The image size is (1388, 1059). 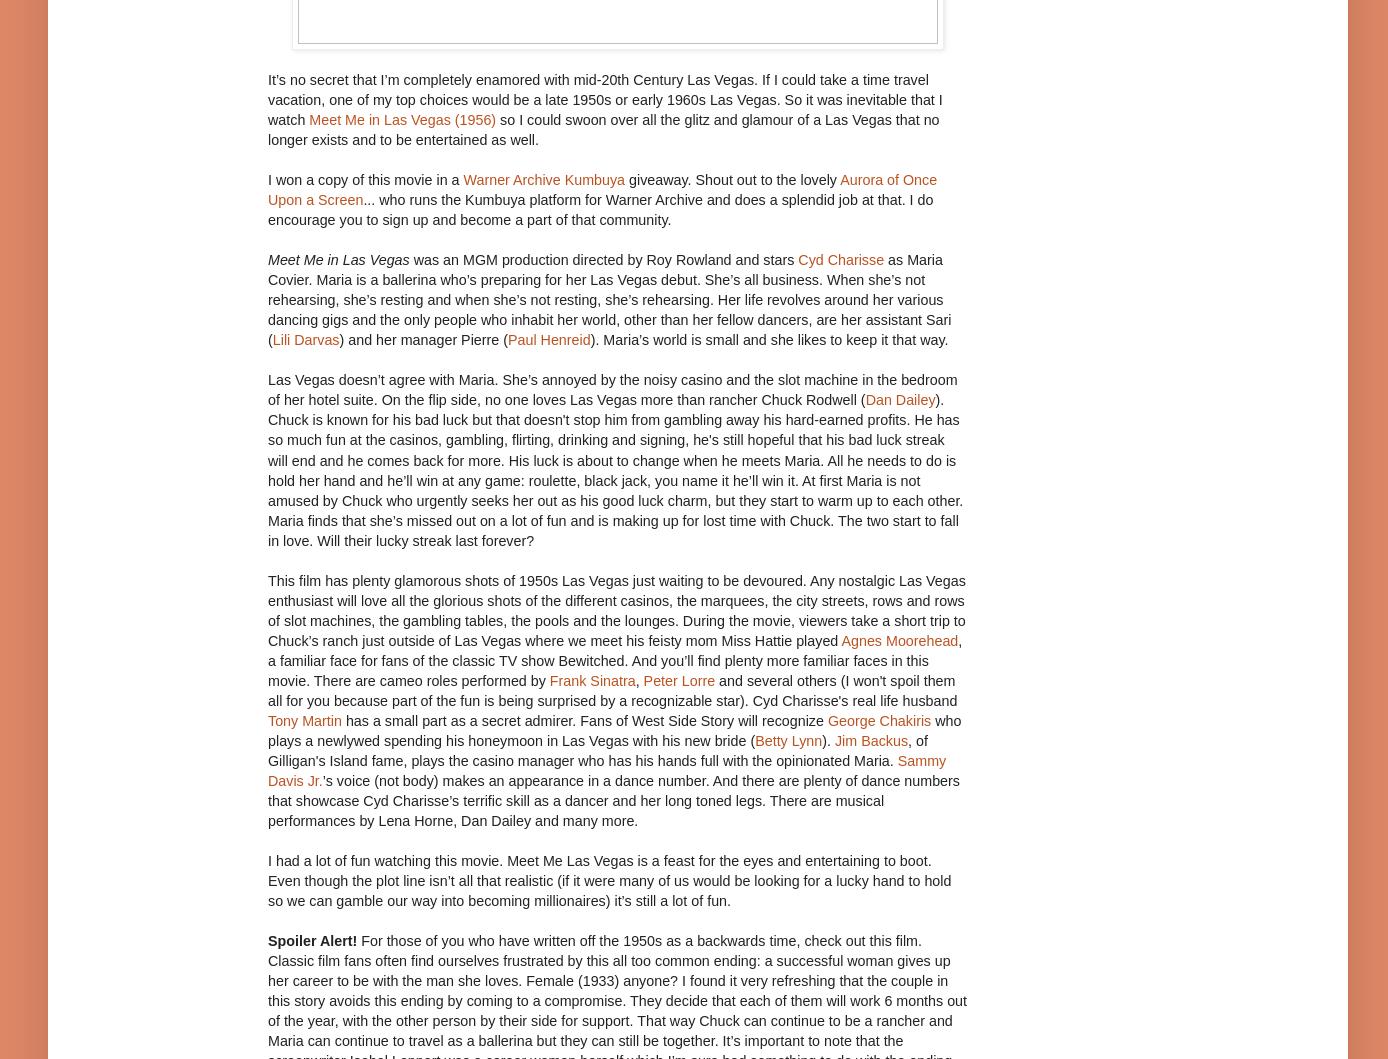 I want to click on ', of Gilligan's Island fame, plays the casino manager who has his hands full with the opinionated Maria.', so click(x=597, y=748).